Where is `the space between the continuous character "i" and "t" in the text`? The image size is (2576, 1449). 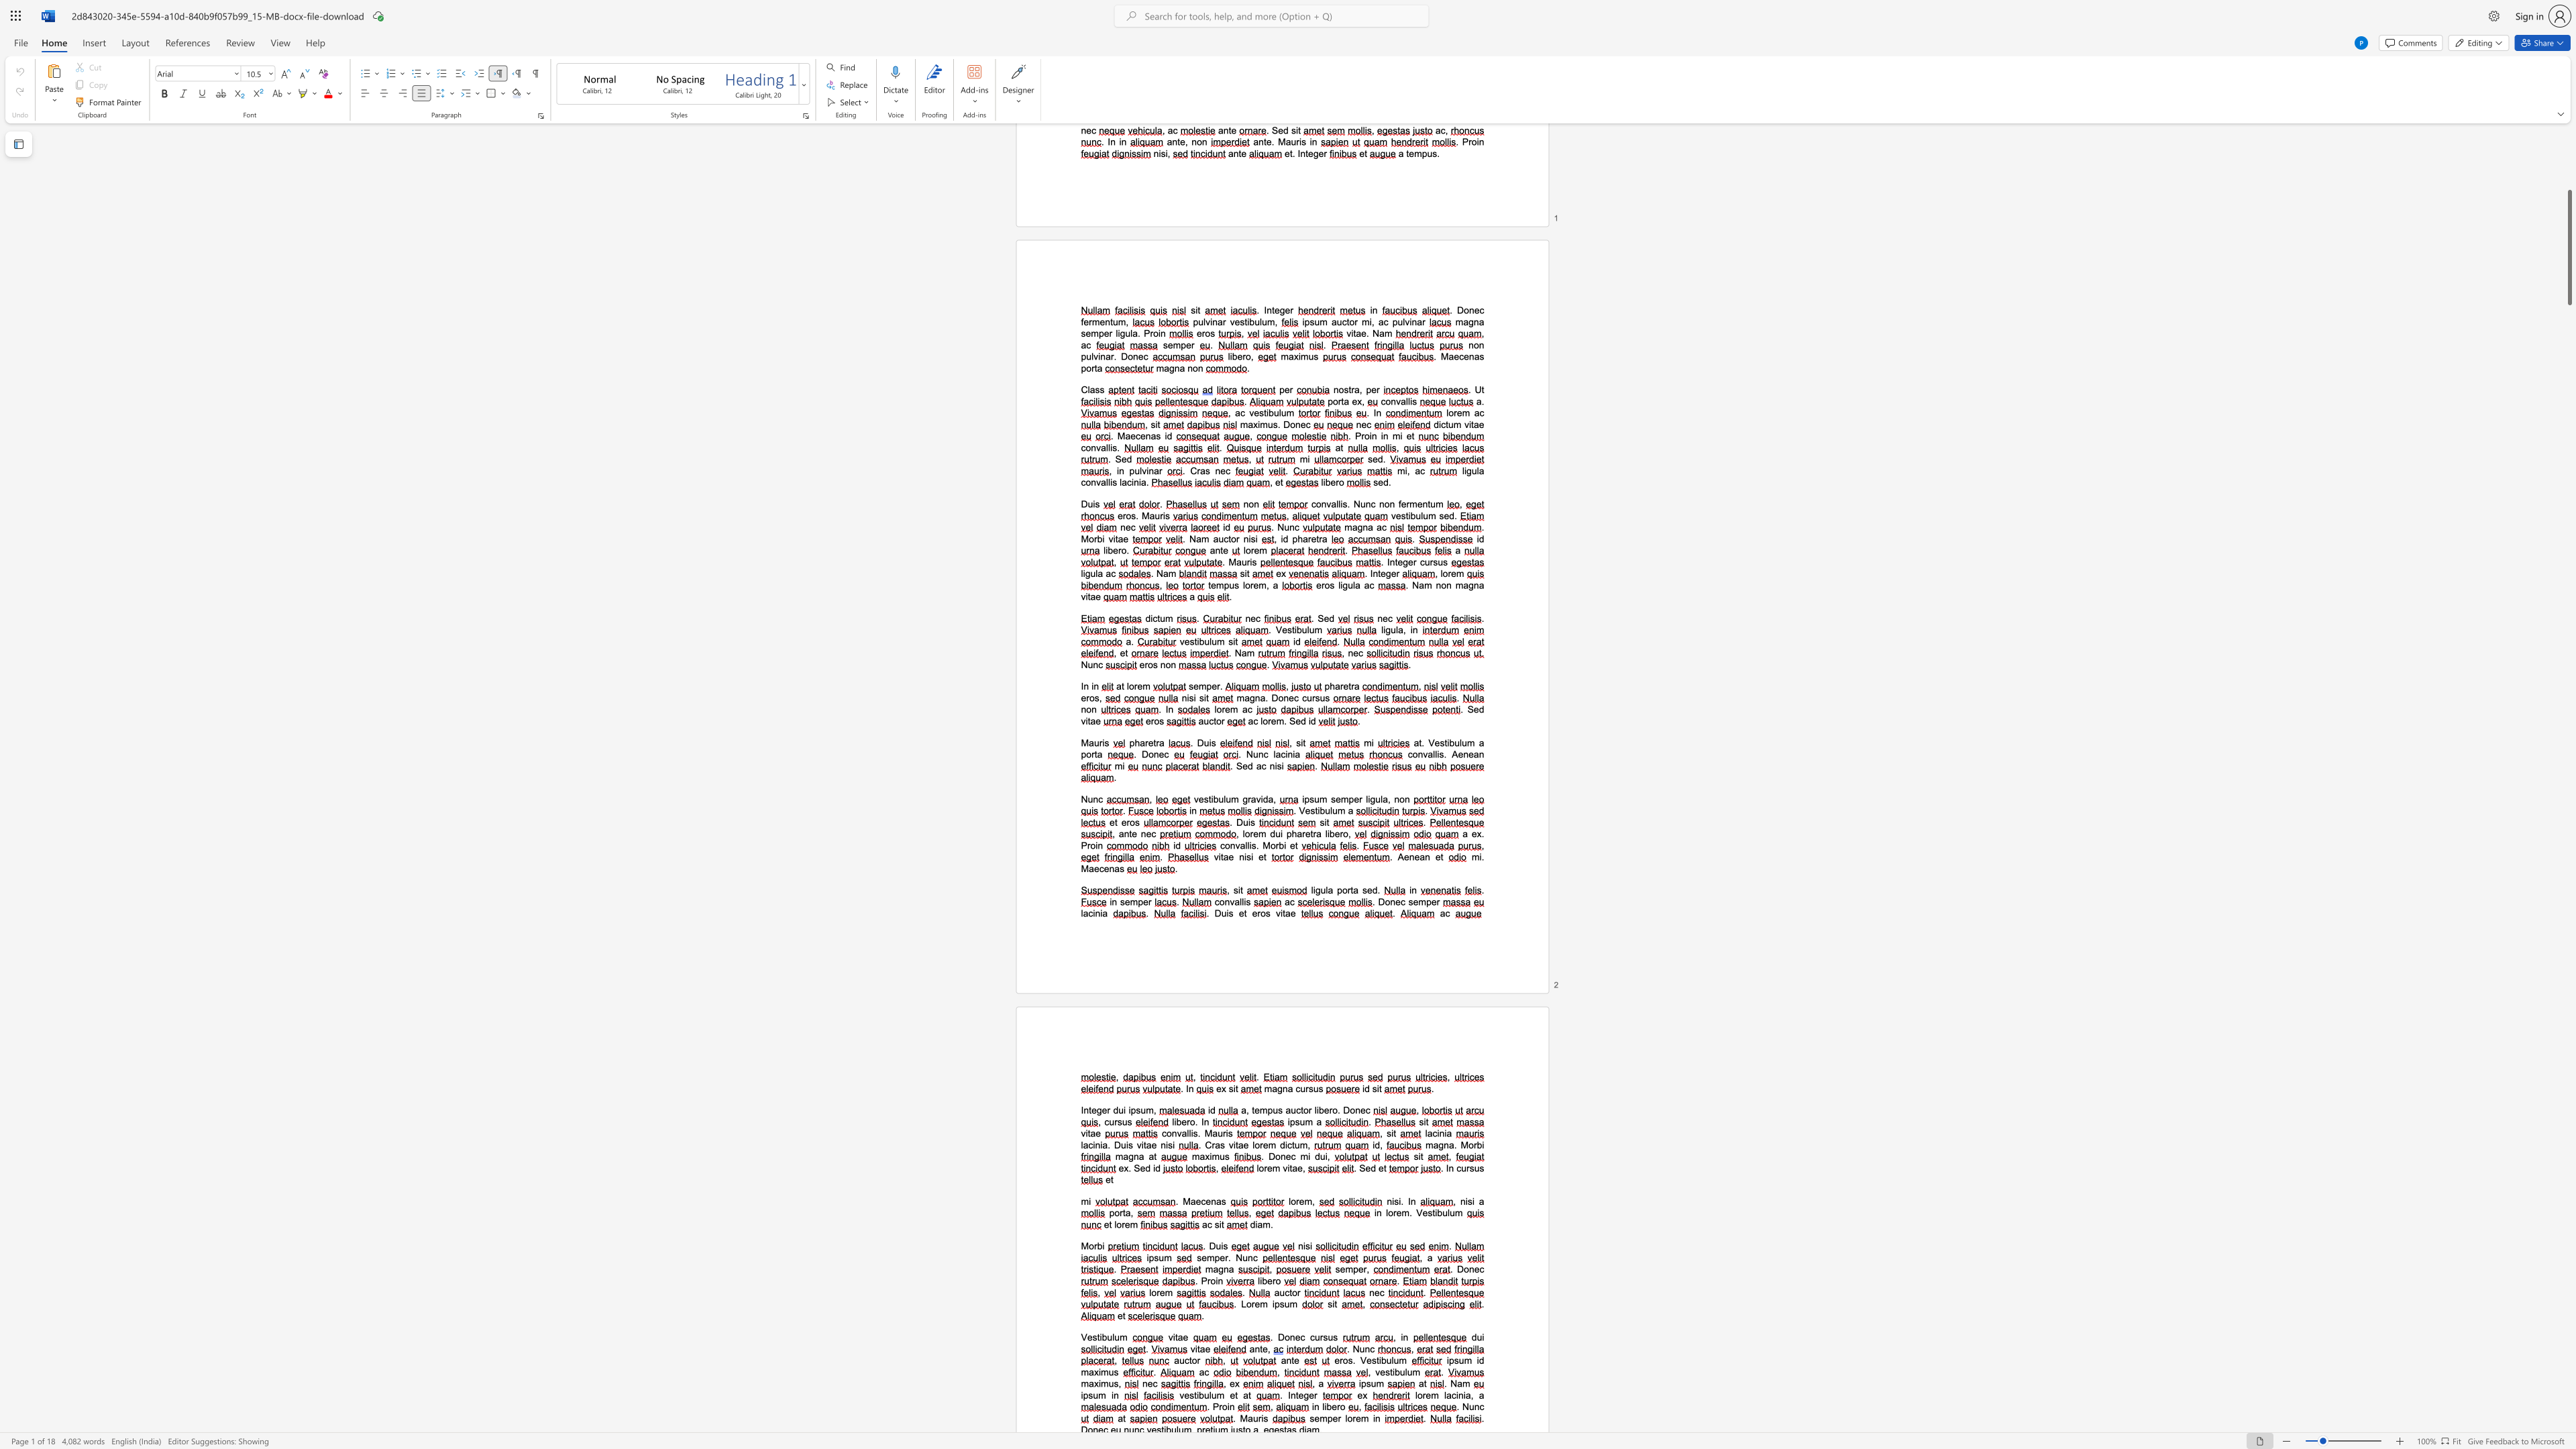 the space between the continuous character "i" and "t" in the text is located at coordinates (1289, 1167).